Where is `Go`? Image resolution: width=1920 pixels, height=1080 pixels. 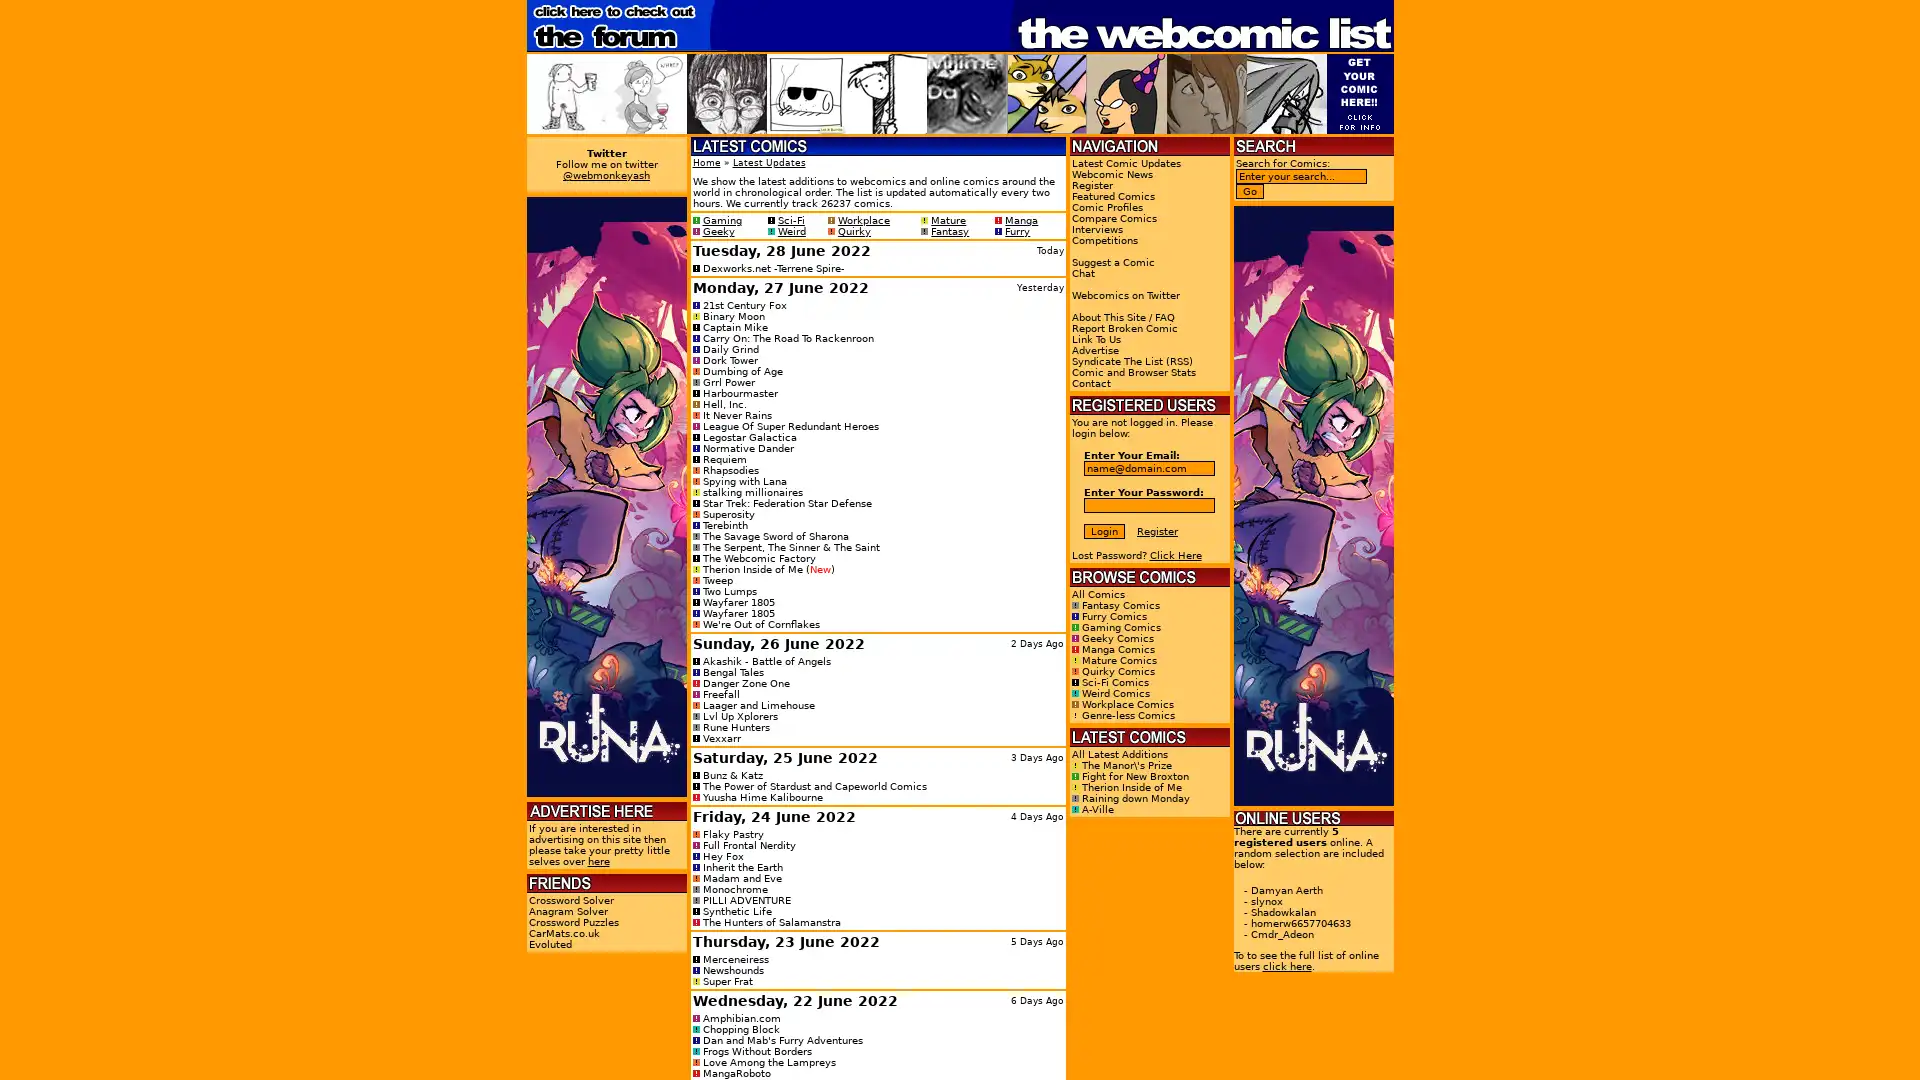
Go is located at coordinates (1247, 191).